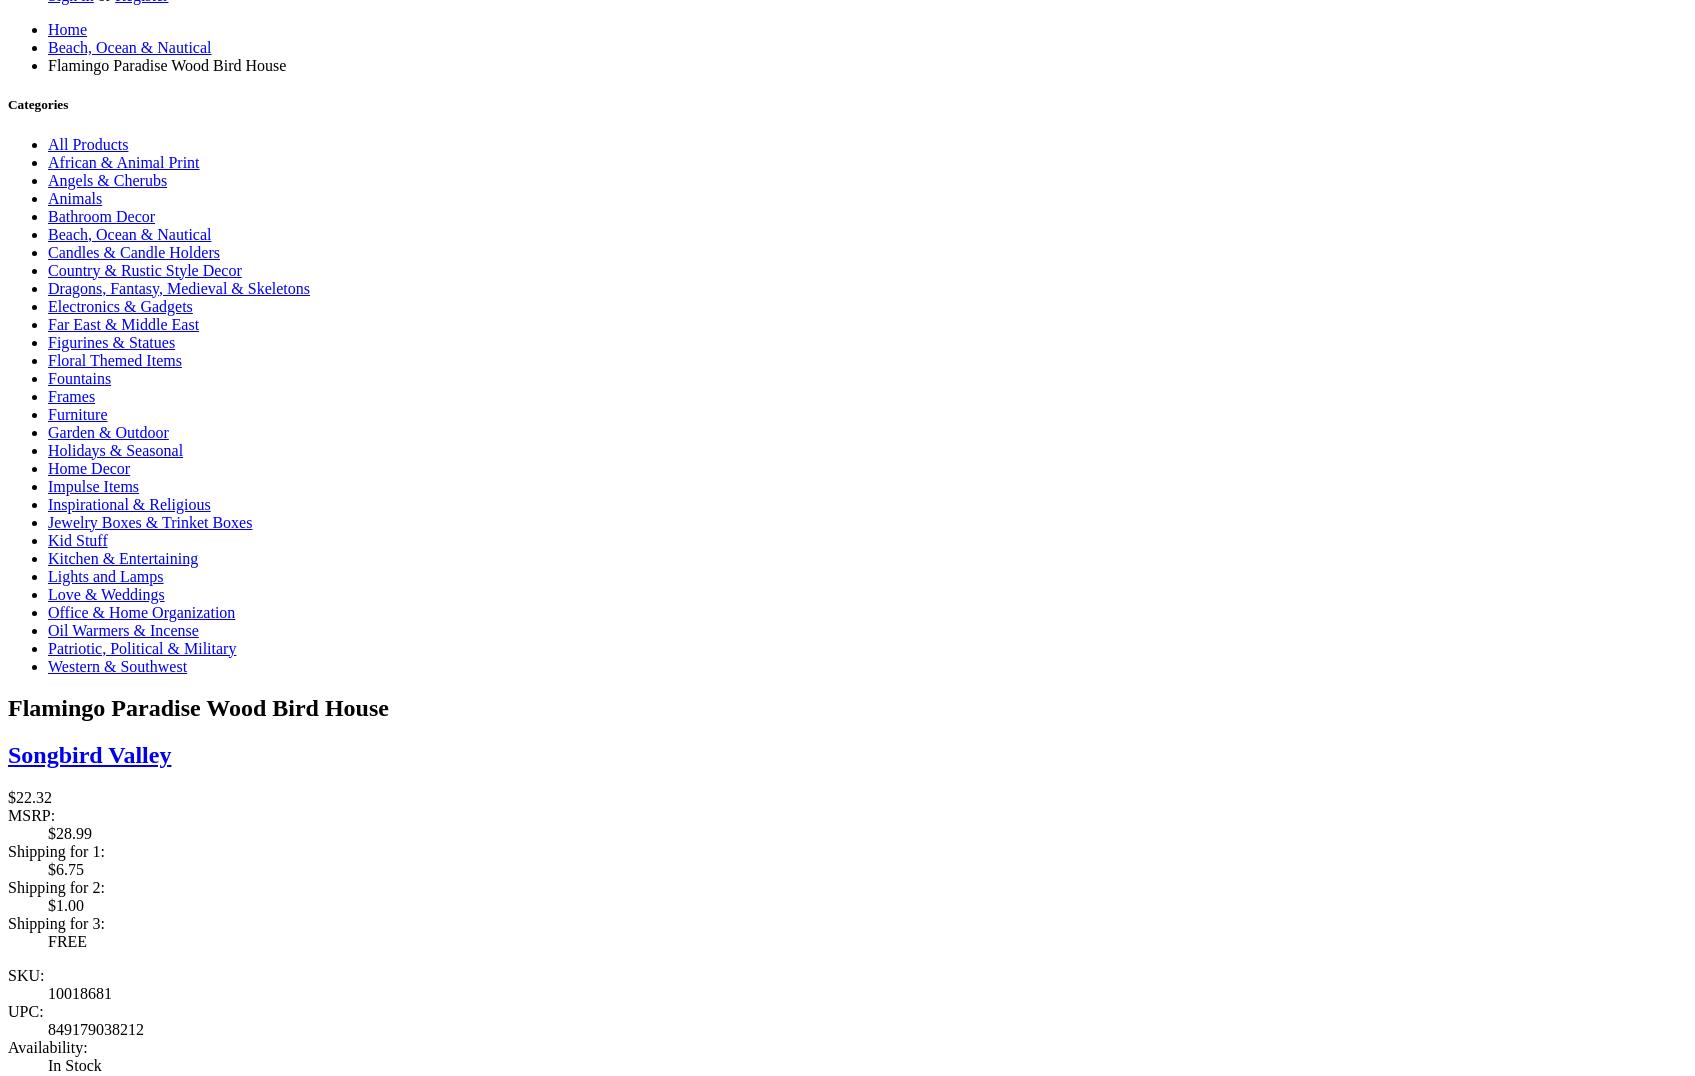 Image resolution: width=1695 pixels, height=1076 pixels. Describe the element at coordinates (47, 664) in the screenshot. I see `'Western & Southwest'` at that location.